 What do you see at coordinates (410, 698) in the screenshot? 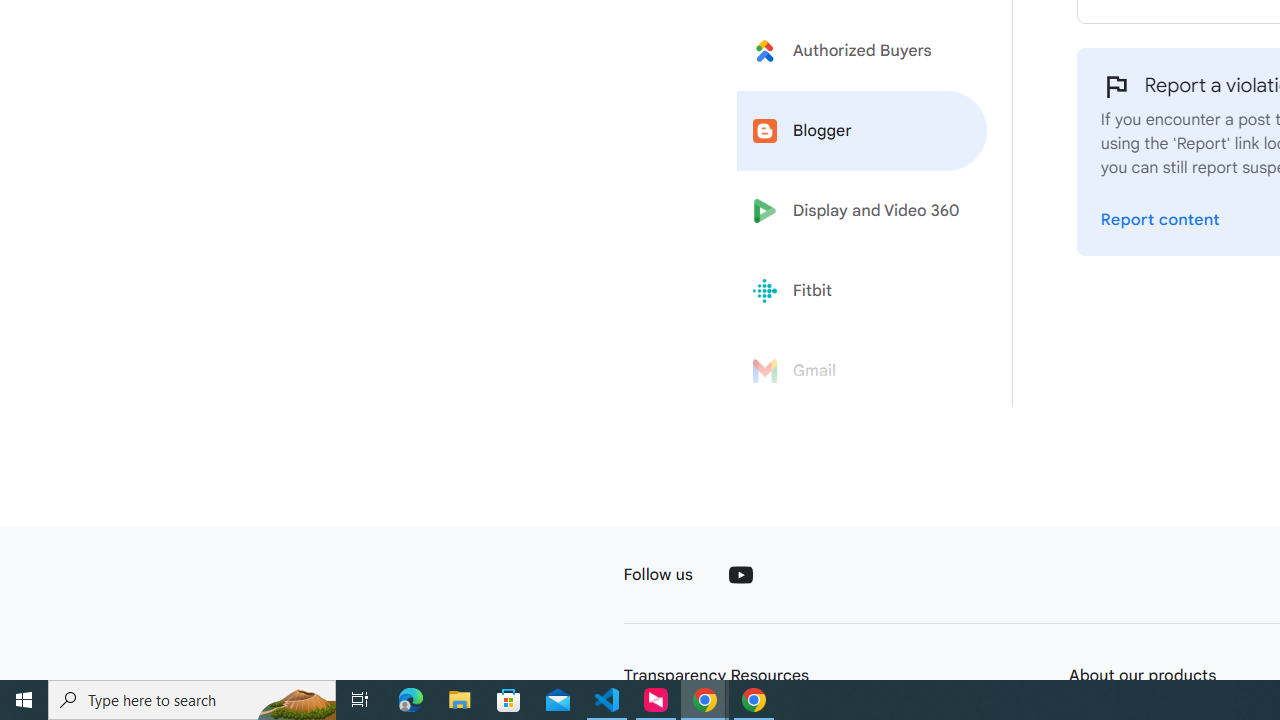
I see `'Microsoft Edge'` at bounding box center [410, 698].